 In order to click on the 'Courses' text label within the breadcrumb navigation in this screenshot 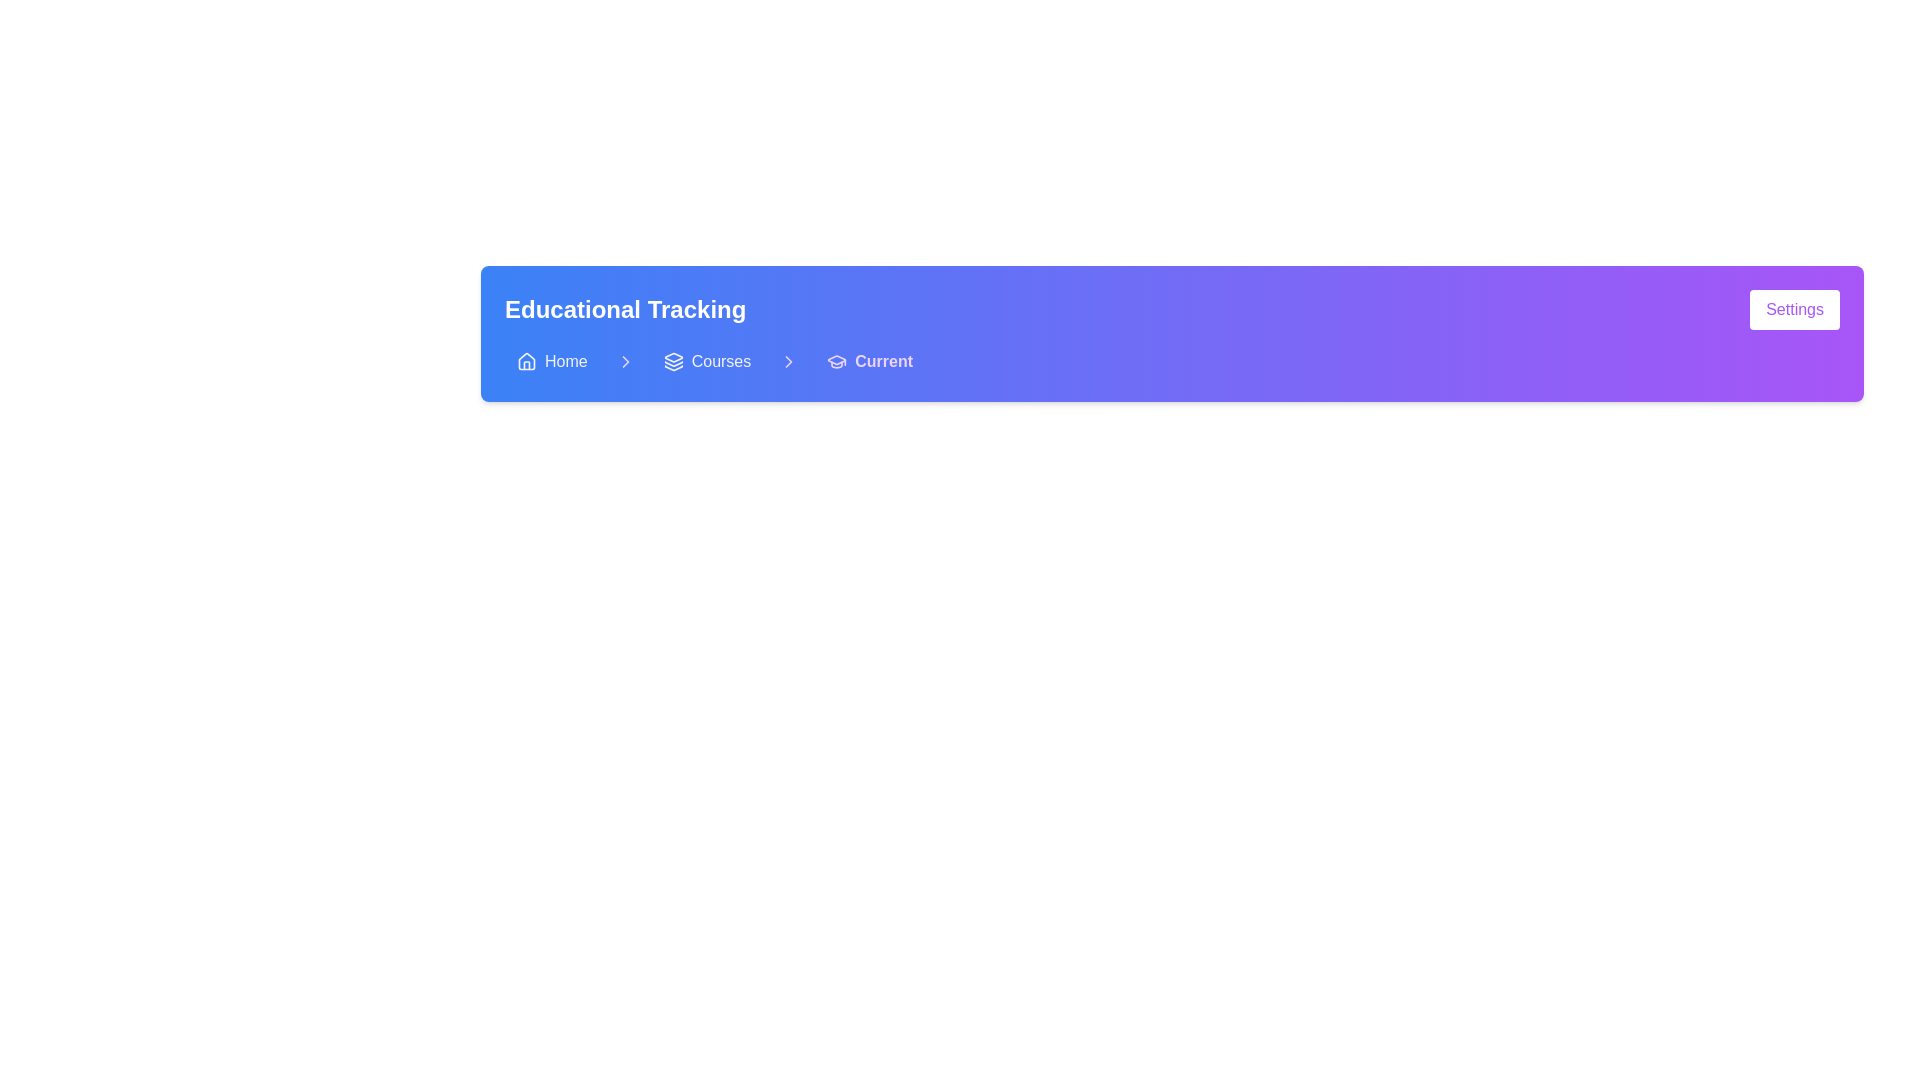, I will do `click(720, 362)`.